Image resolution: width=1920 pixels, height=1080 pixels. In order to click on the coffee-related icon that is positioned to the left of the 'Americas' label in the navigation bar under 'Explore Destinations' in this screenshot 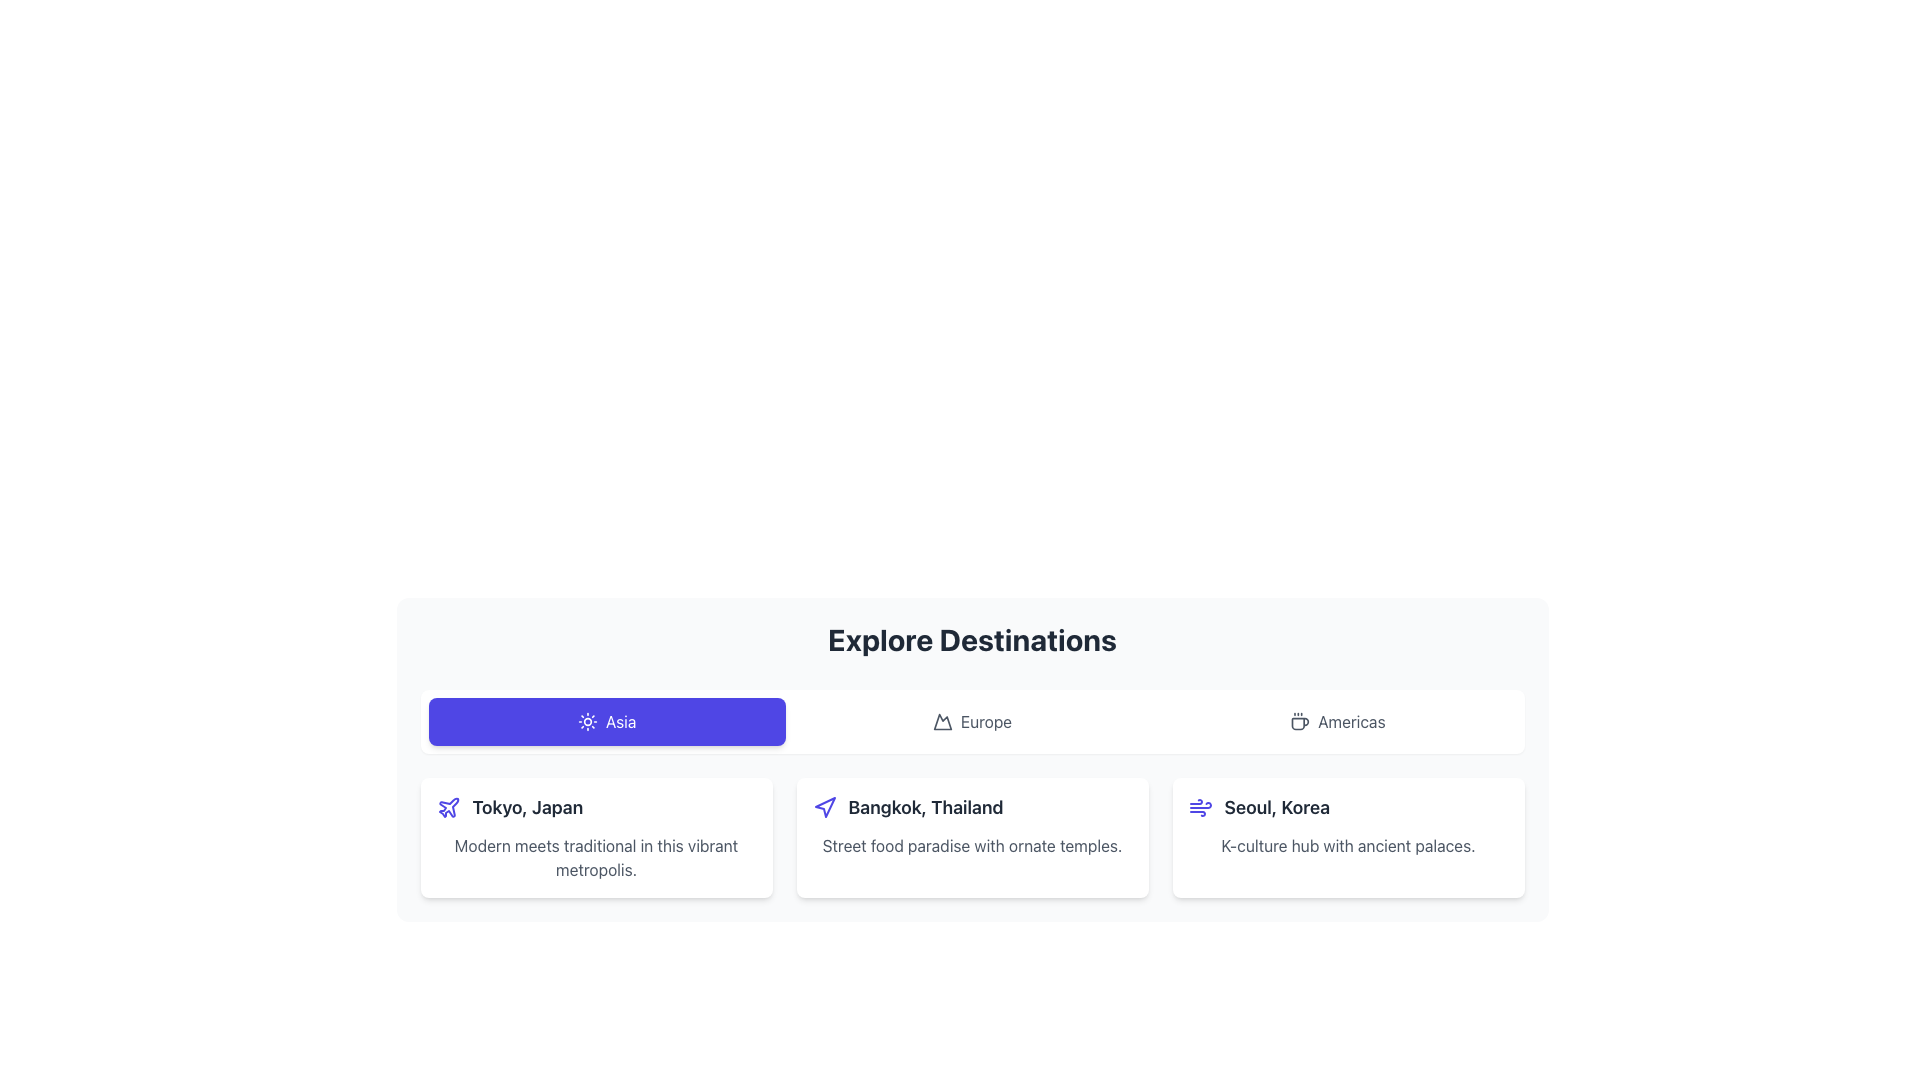, I will do `click(1300, 721)`.